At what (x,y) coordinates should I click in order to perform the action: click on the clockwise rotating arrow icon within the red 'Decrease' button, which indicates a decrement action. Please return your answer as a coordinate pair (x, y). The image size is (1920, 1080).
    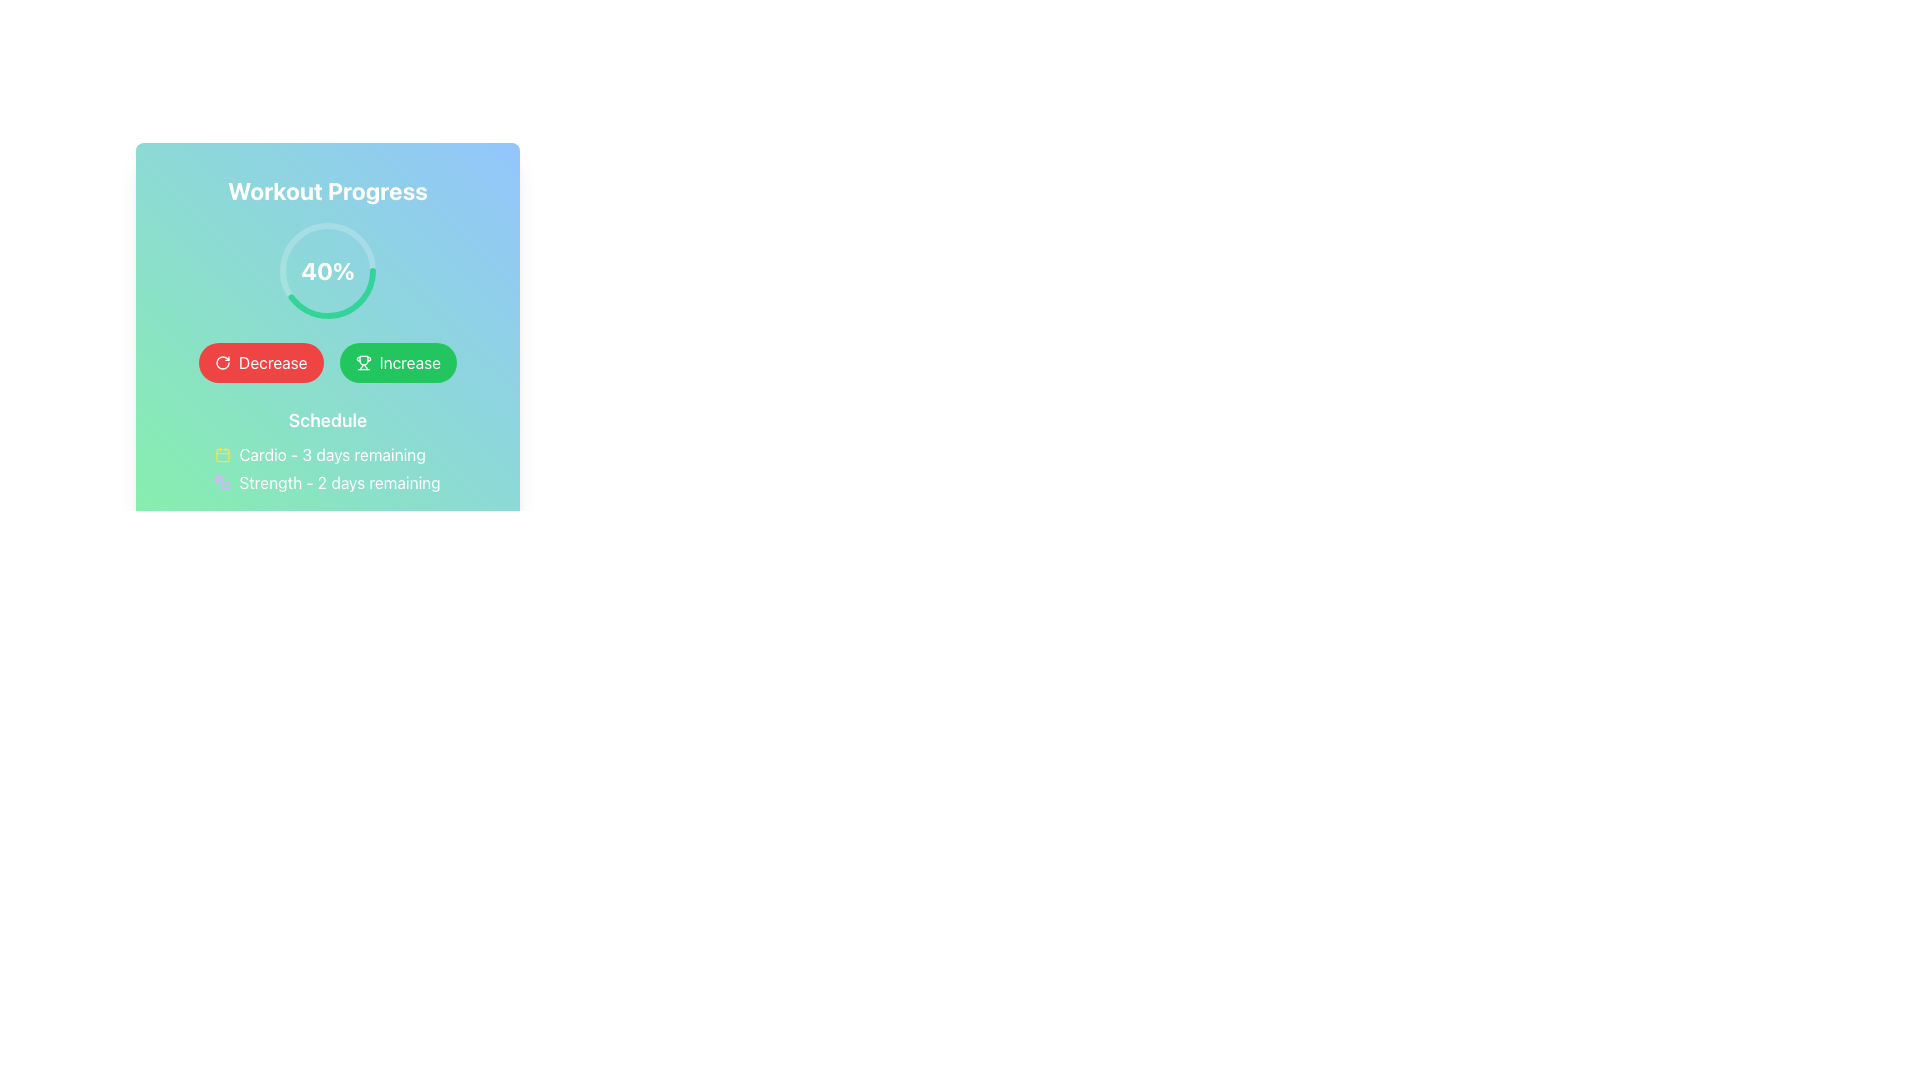
    Looking at the image, I should click on (222, 362).